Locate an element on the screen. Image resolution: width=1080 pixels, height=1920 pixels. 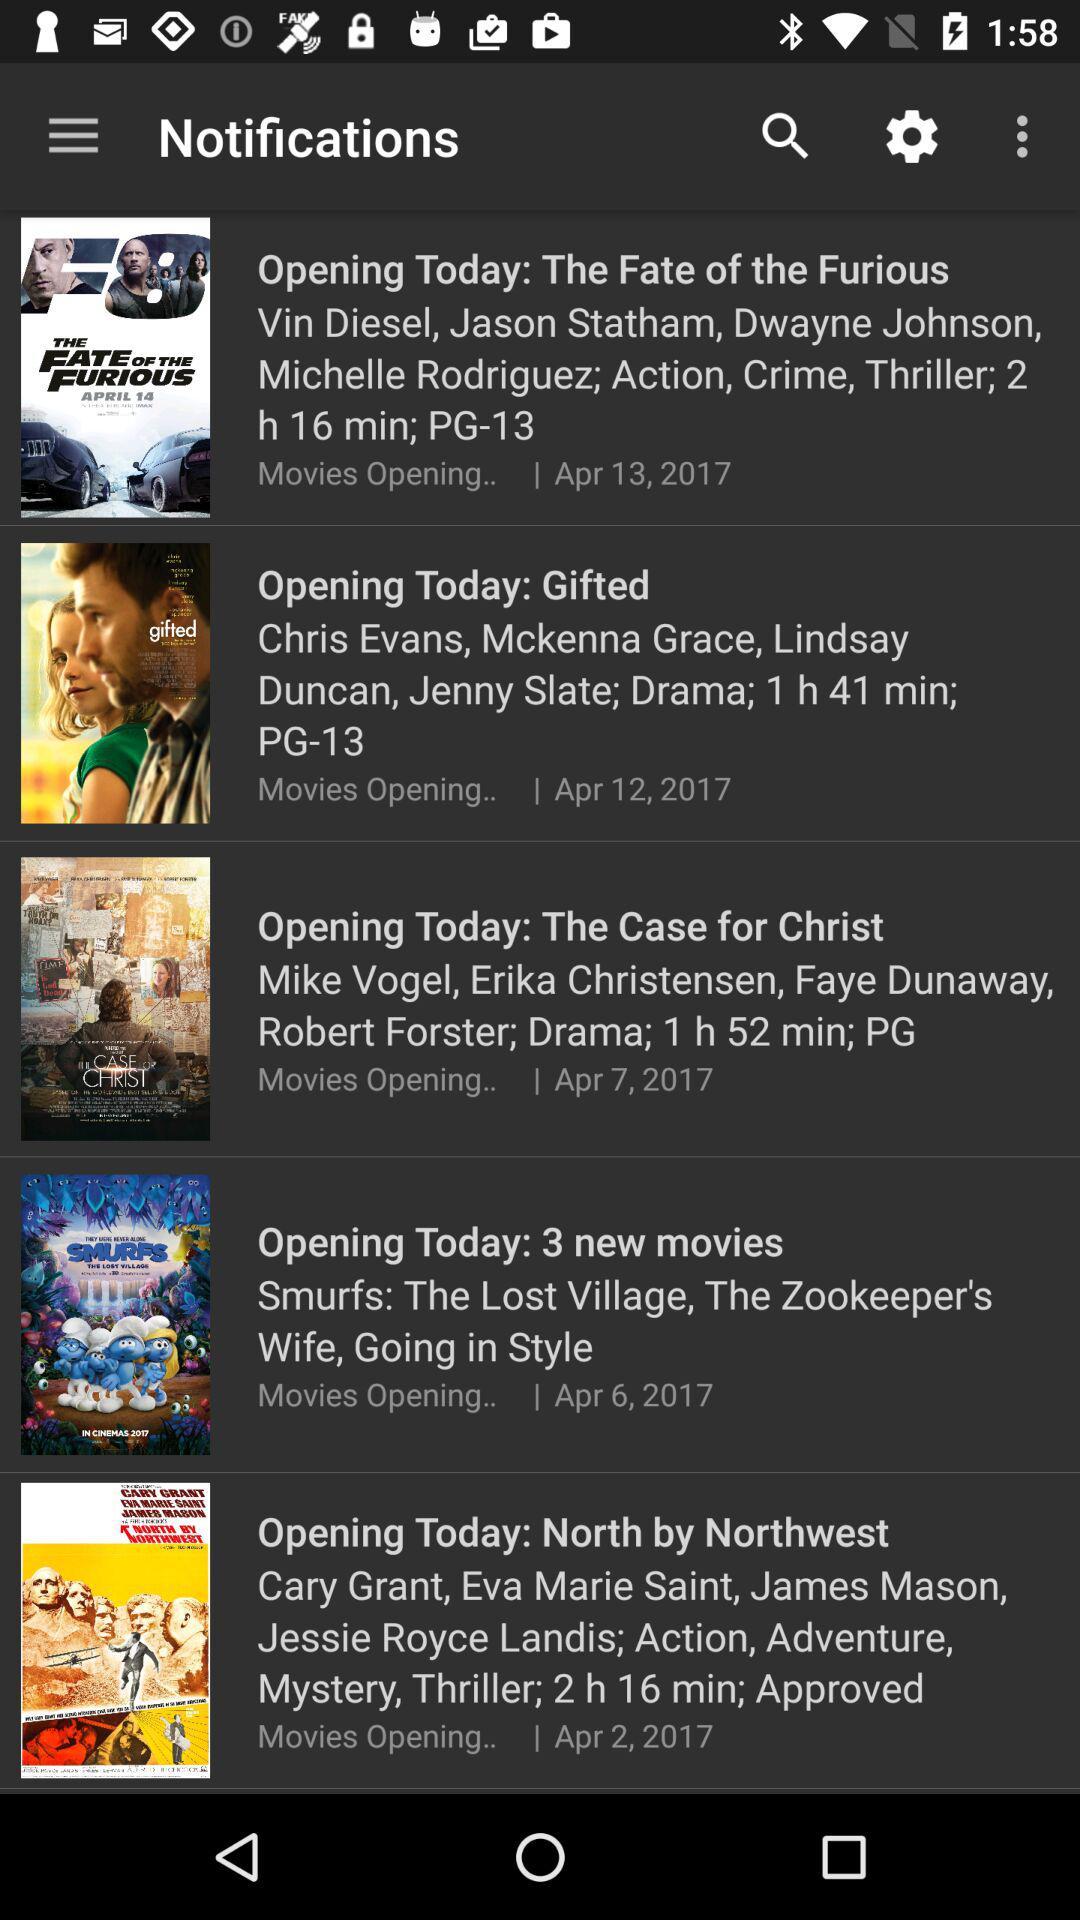
the icon next to notifications item is located at coordinates (785, 135).